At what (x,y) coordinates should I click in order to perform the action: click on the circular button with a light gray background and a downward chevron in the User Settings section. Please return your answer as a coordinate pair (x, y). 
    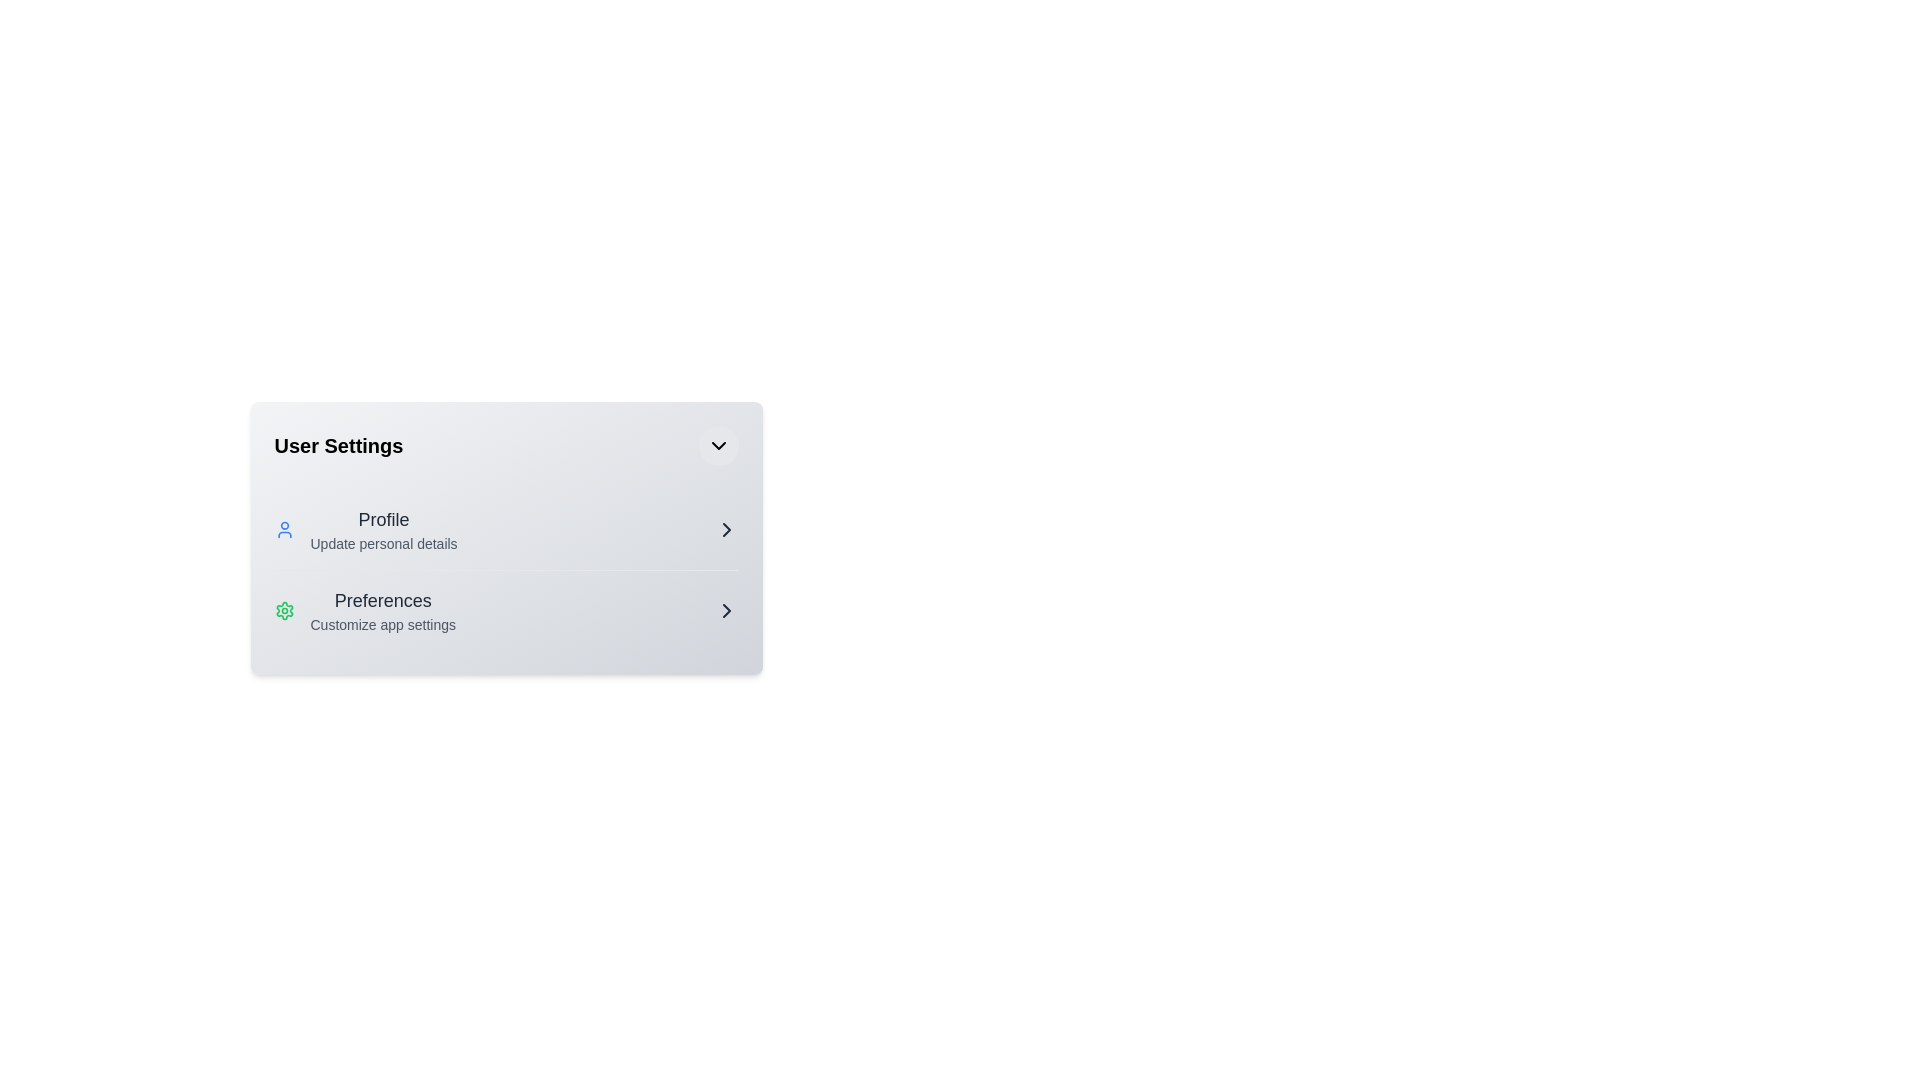
    Looking at the image, I should click on (718, 445).